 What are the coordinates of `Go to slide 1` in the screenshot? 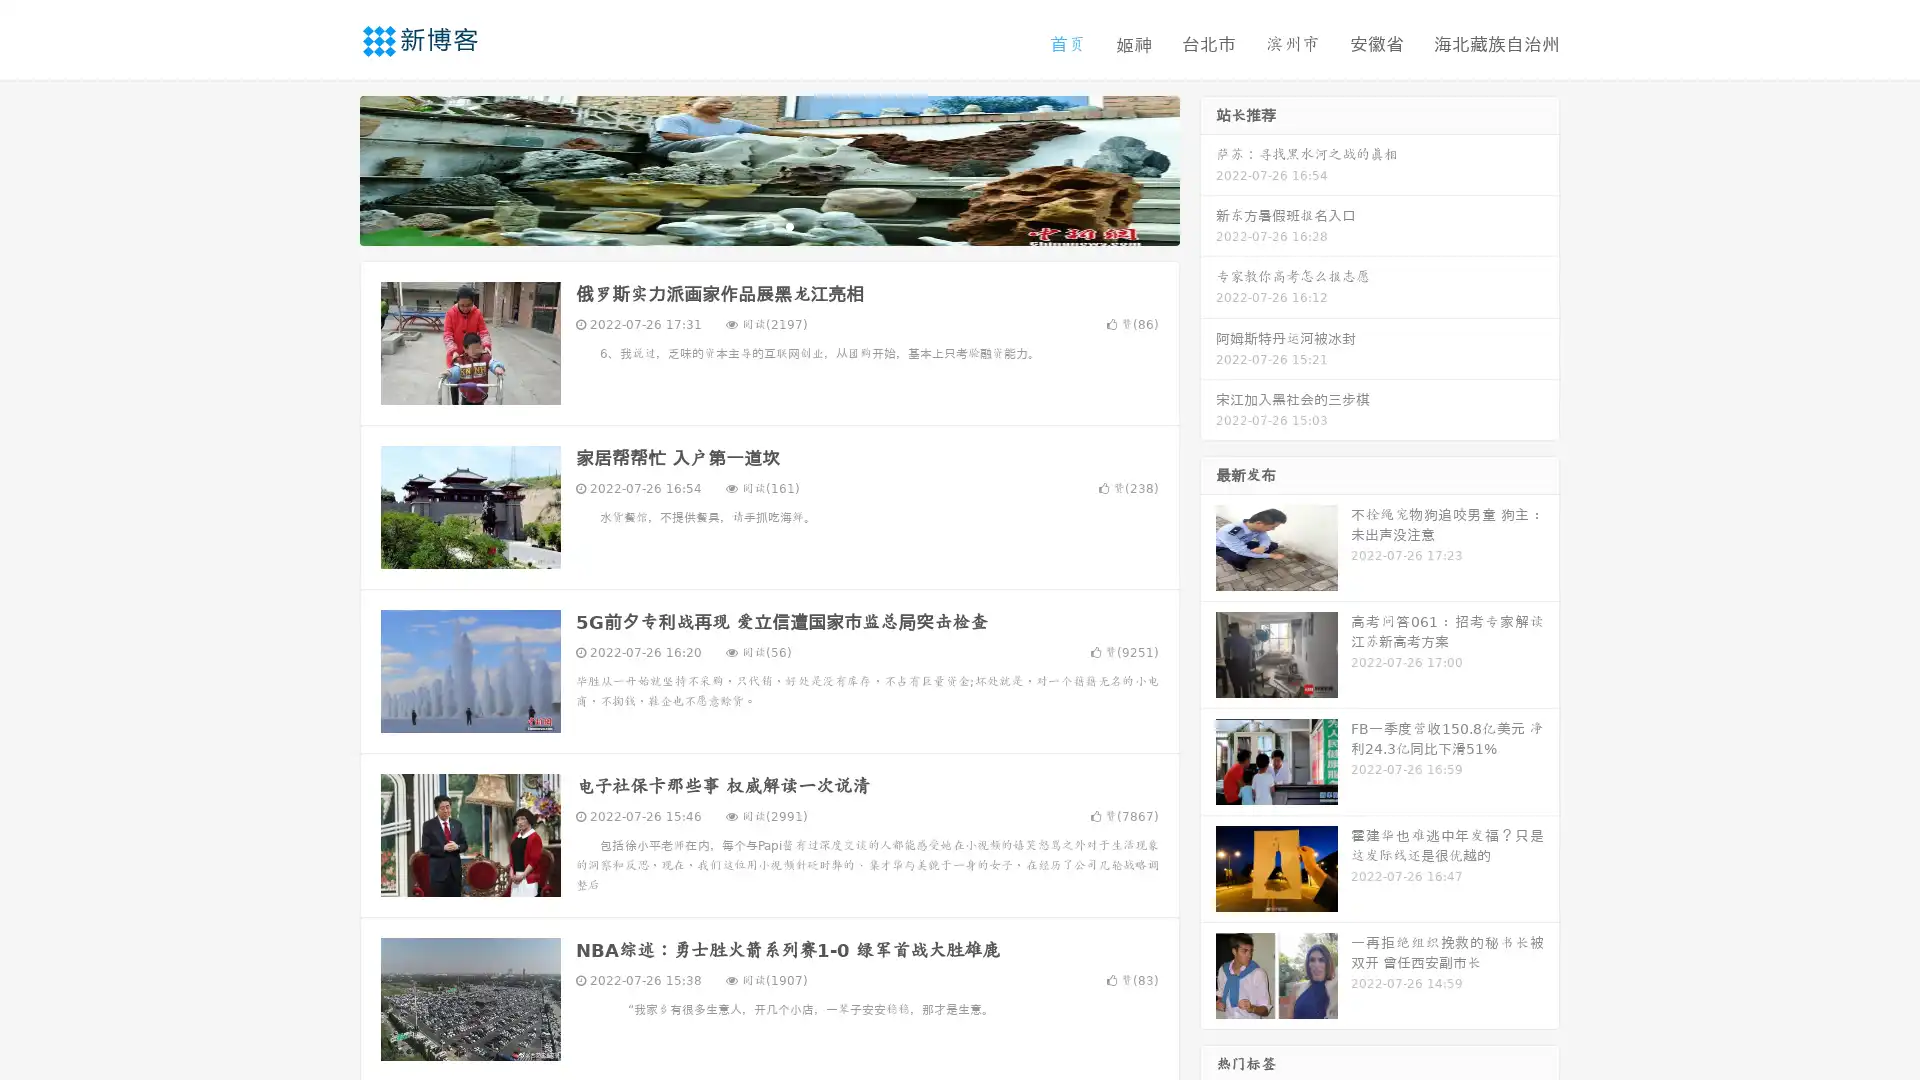 It's located at (748, 225).